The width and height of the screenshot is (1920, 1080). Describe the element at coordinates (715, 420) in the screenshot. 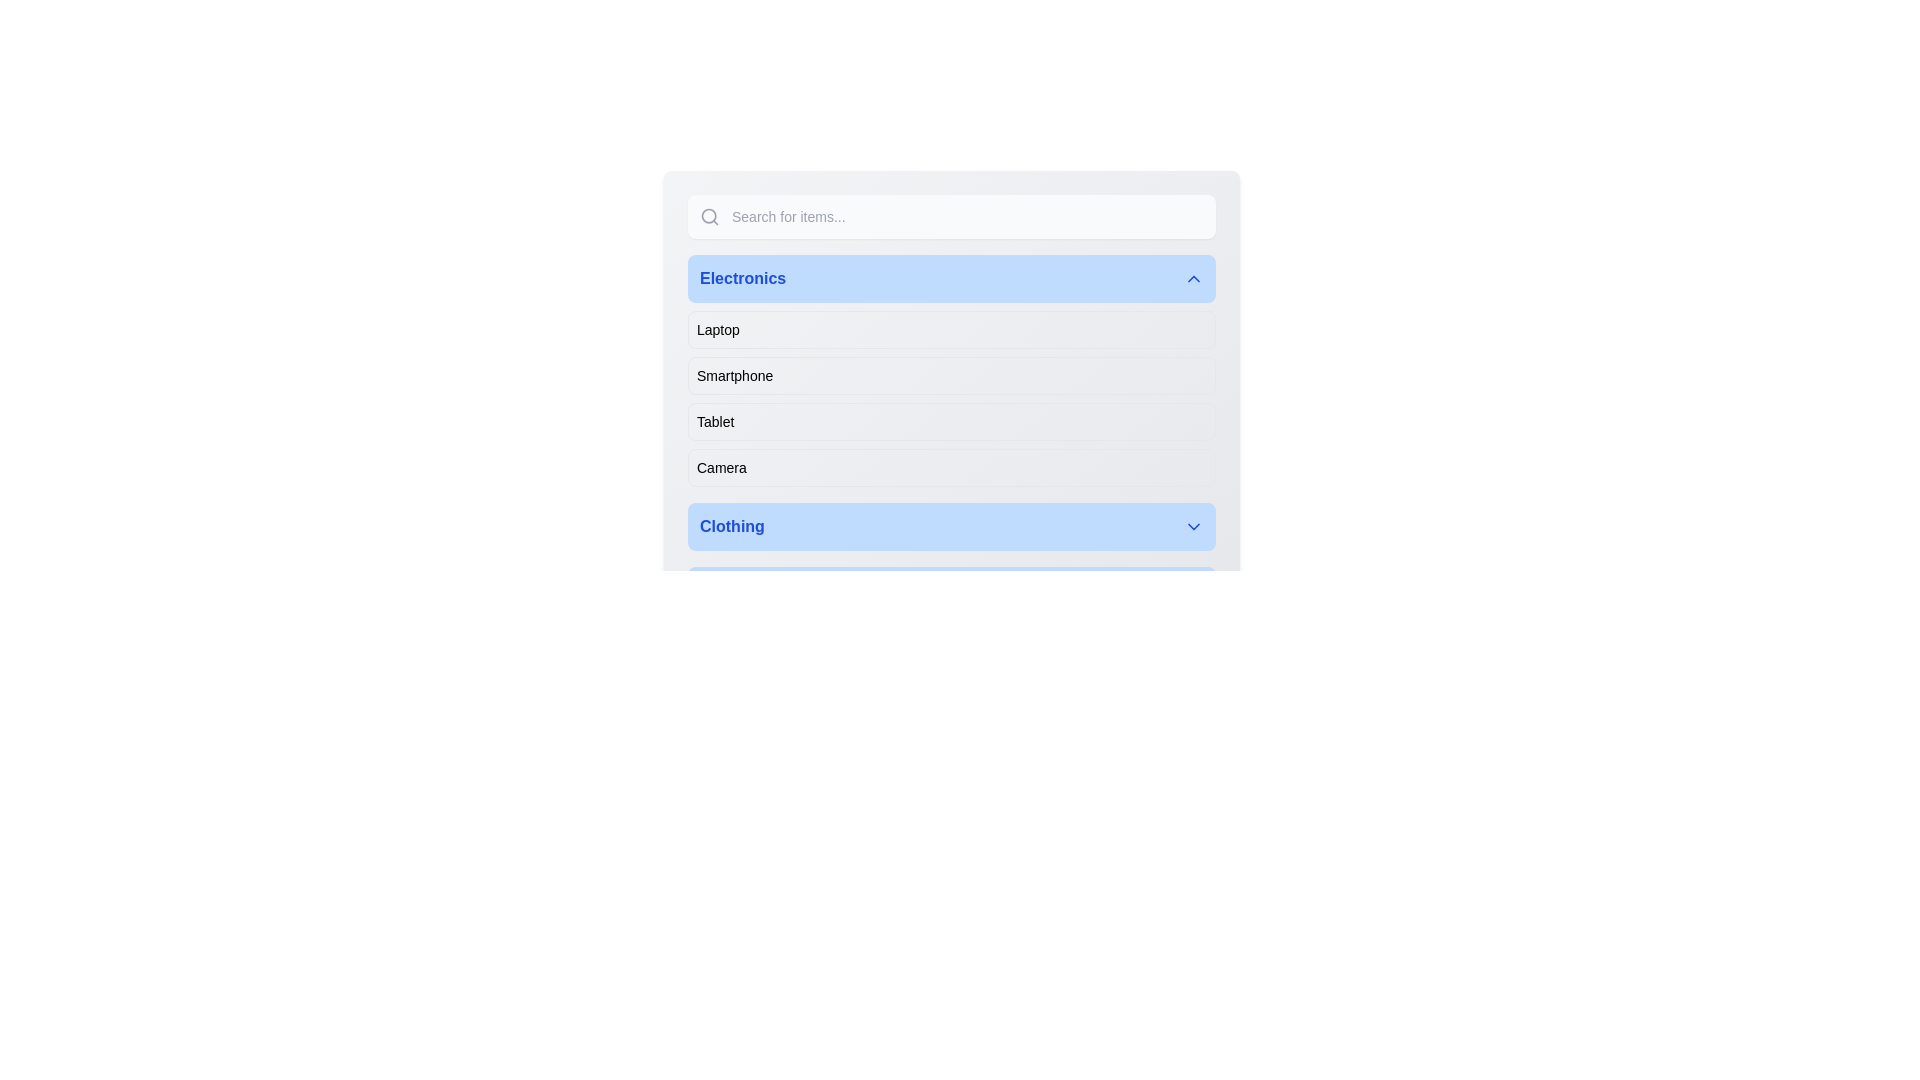

I see `the 'Tablet' text label element, which is part of the 'Electronics' section and is displayed in black sans-serif font, located between the 'Smartphone' and 'Camera' labels` at that location.